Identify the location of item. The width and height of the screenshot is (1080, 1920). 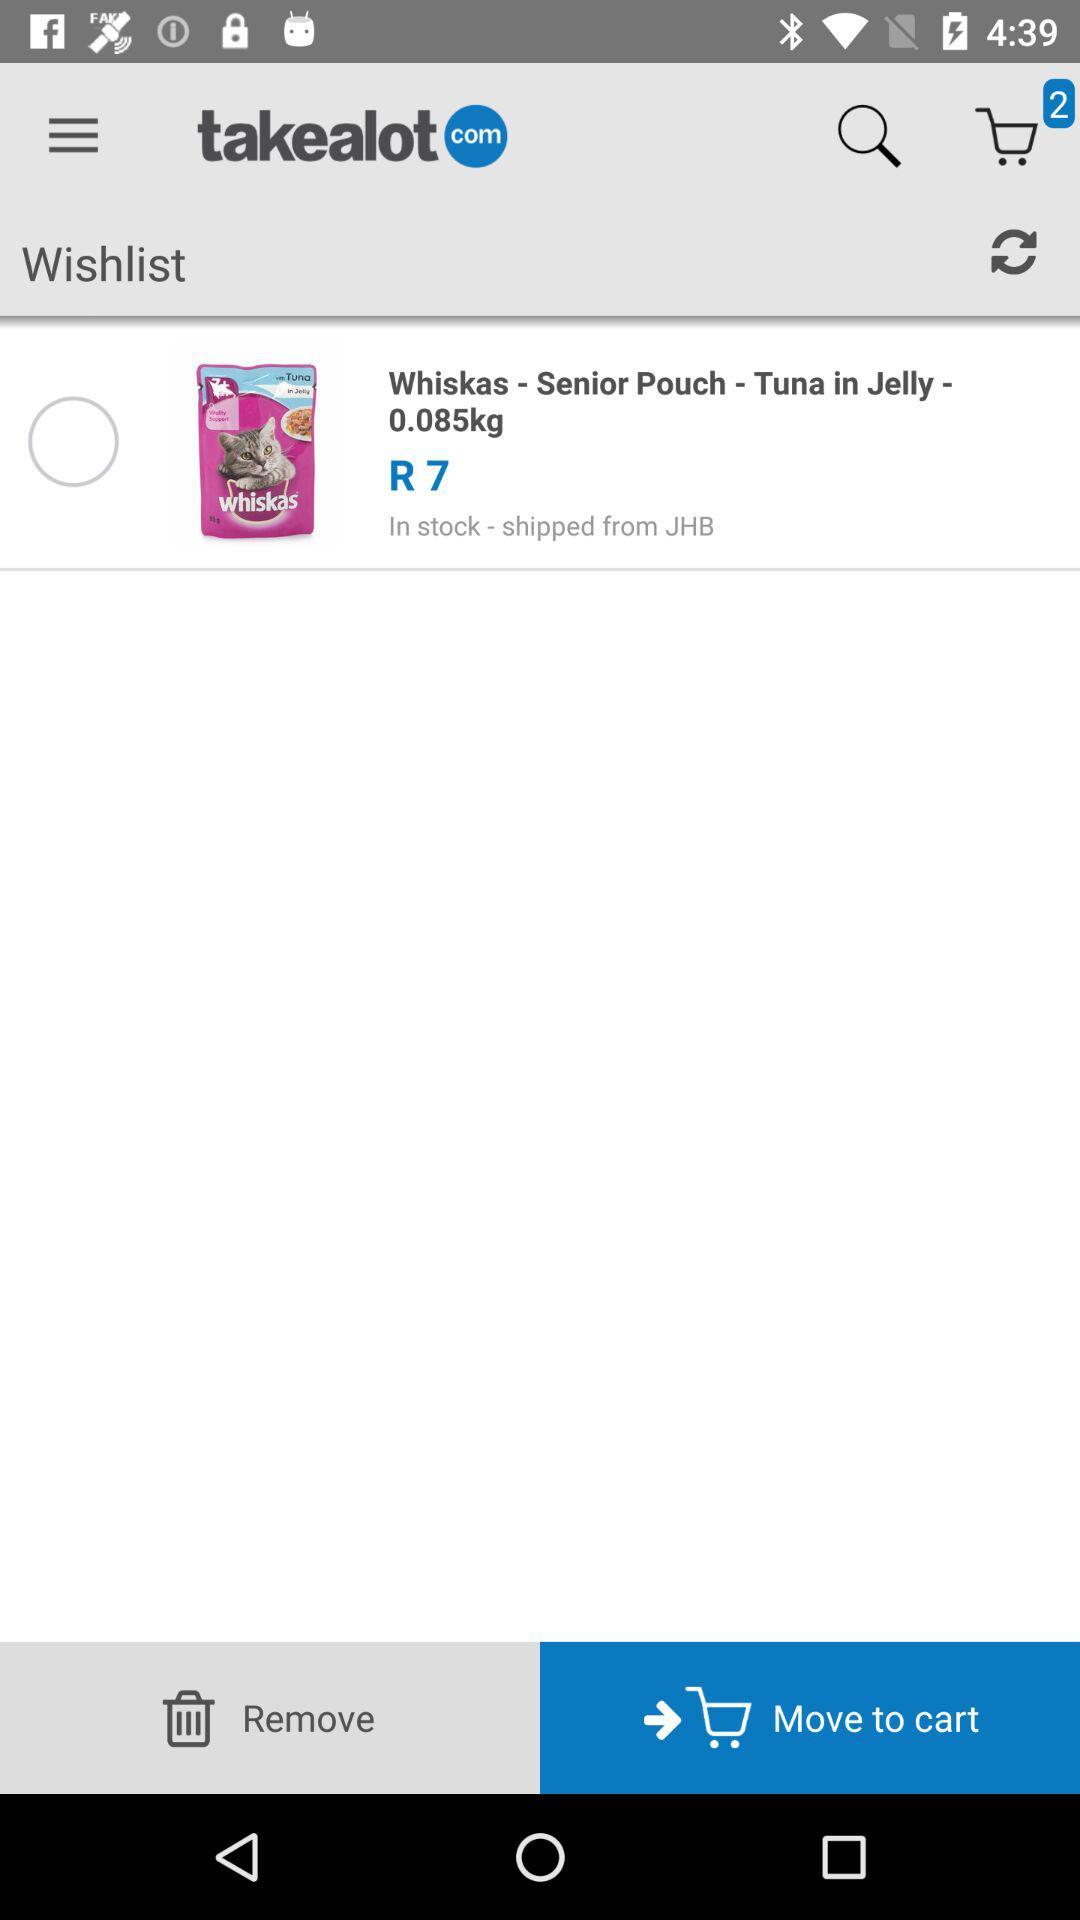
(72, 440).